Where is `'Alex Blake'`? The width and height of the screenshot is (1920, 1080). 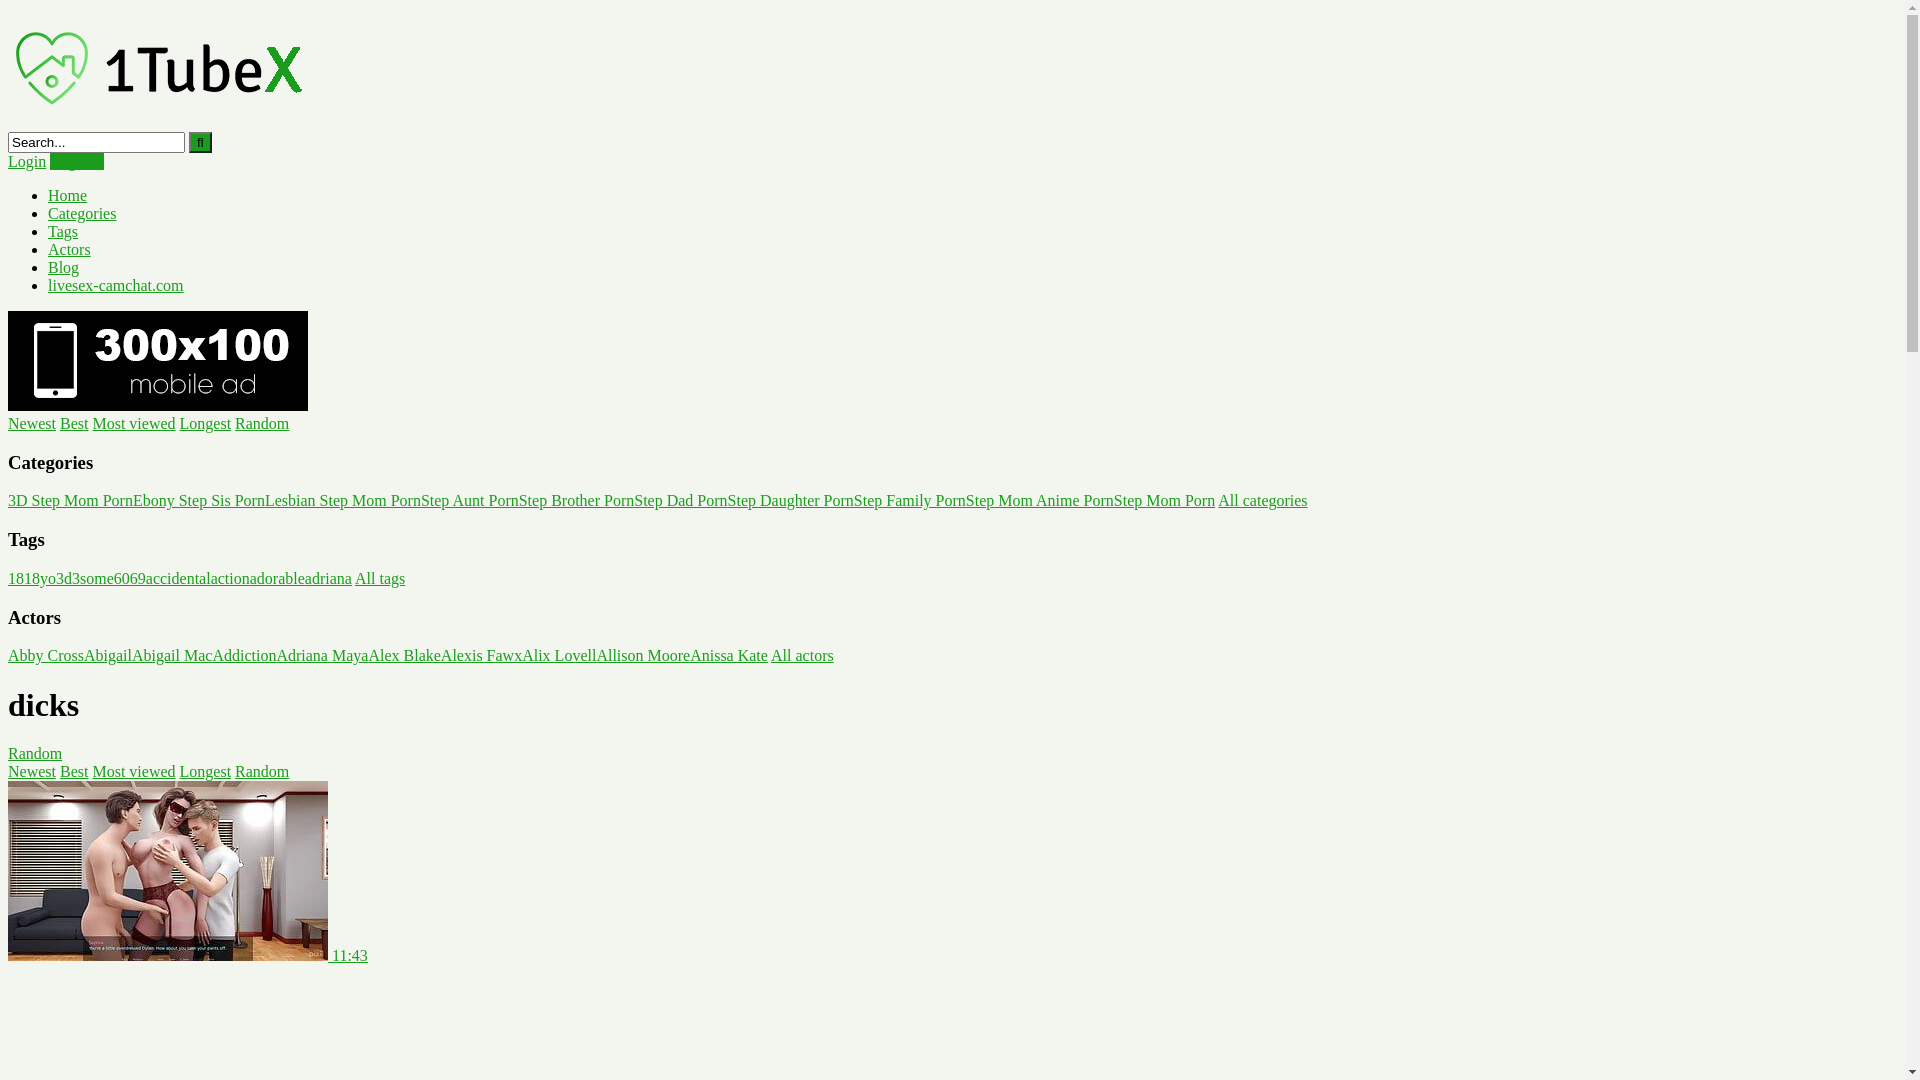 'Alex Blake' is located at coordinates (402, 655).